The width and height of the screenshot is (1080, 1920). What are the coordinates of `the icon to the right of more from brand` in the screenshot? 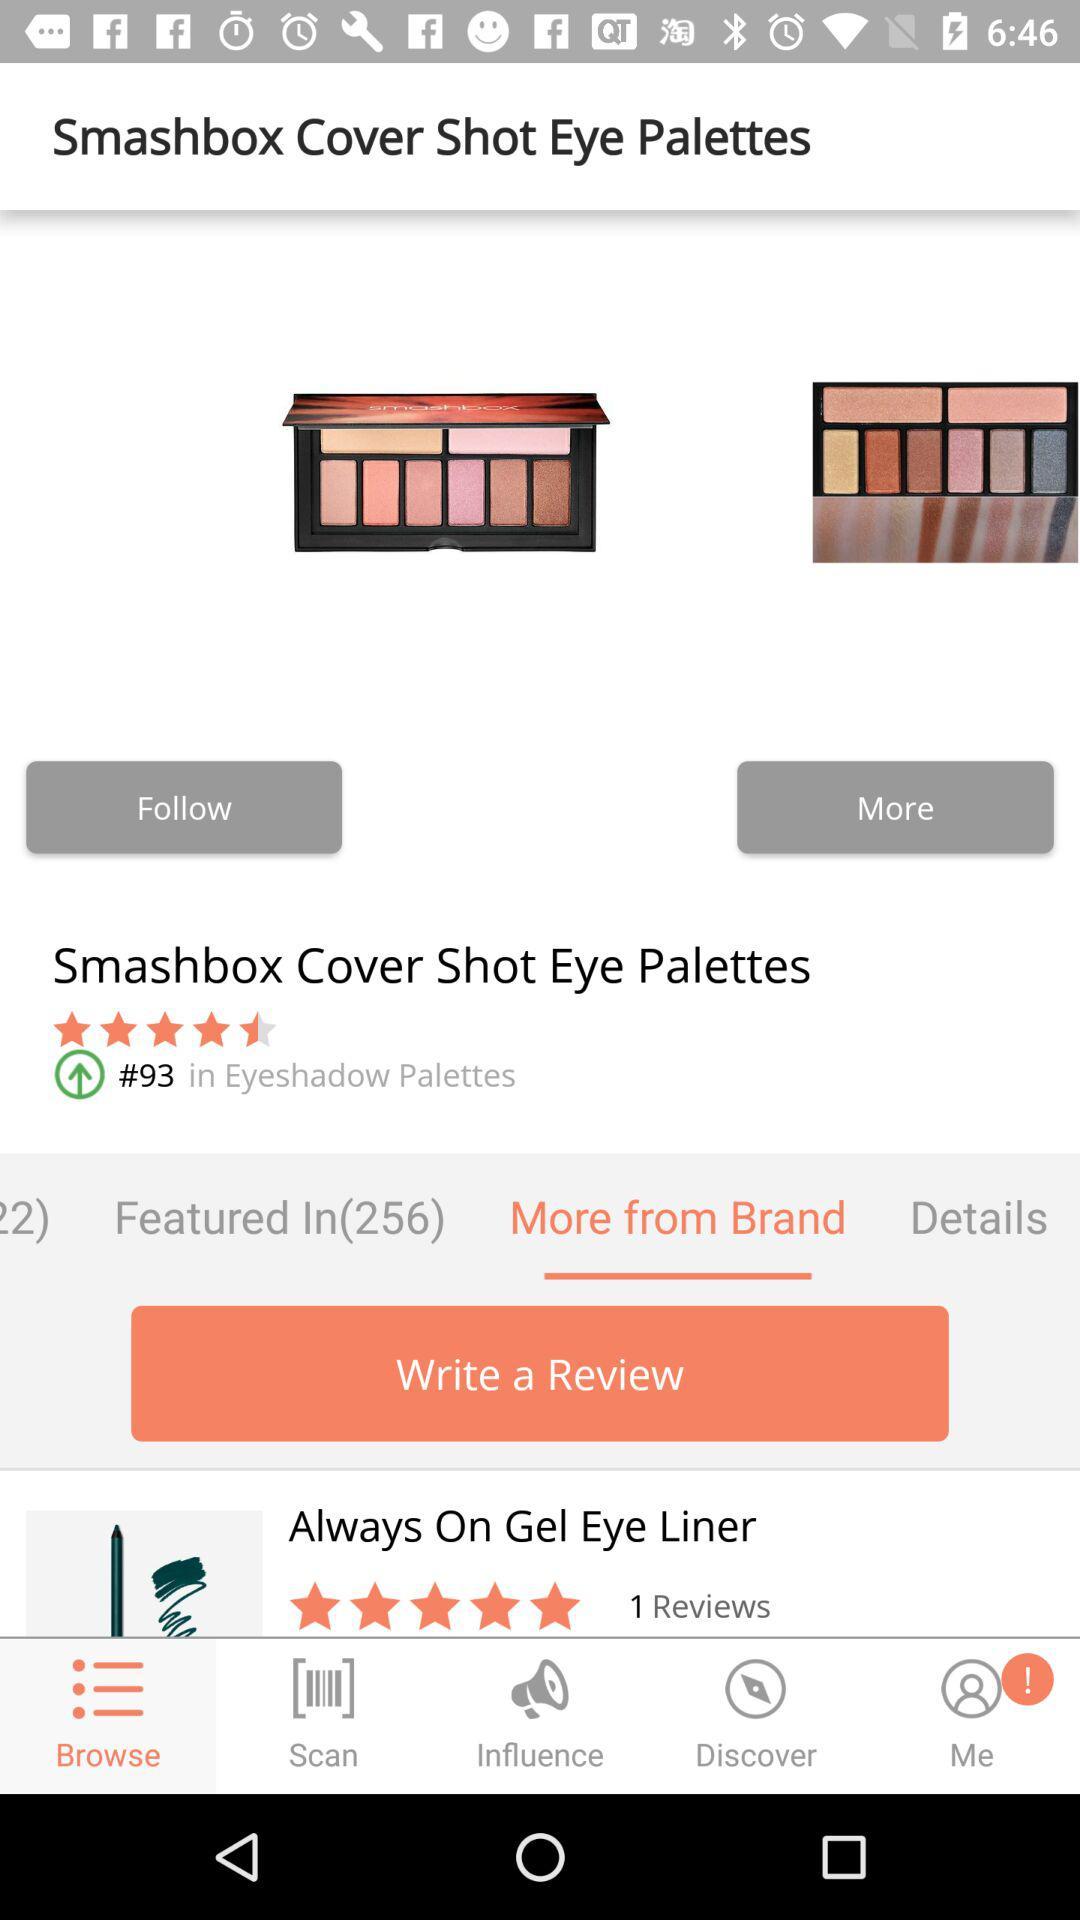 It's located at (978, 1215).